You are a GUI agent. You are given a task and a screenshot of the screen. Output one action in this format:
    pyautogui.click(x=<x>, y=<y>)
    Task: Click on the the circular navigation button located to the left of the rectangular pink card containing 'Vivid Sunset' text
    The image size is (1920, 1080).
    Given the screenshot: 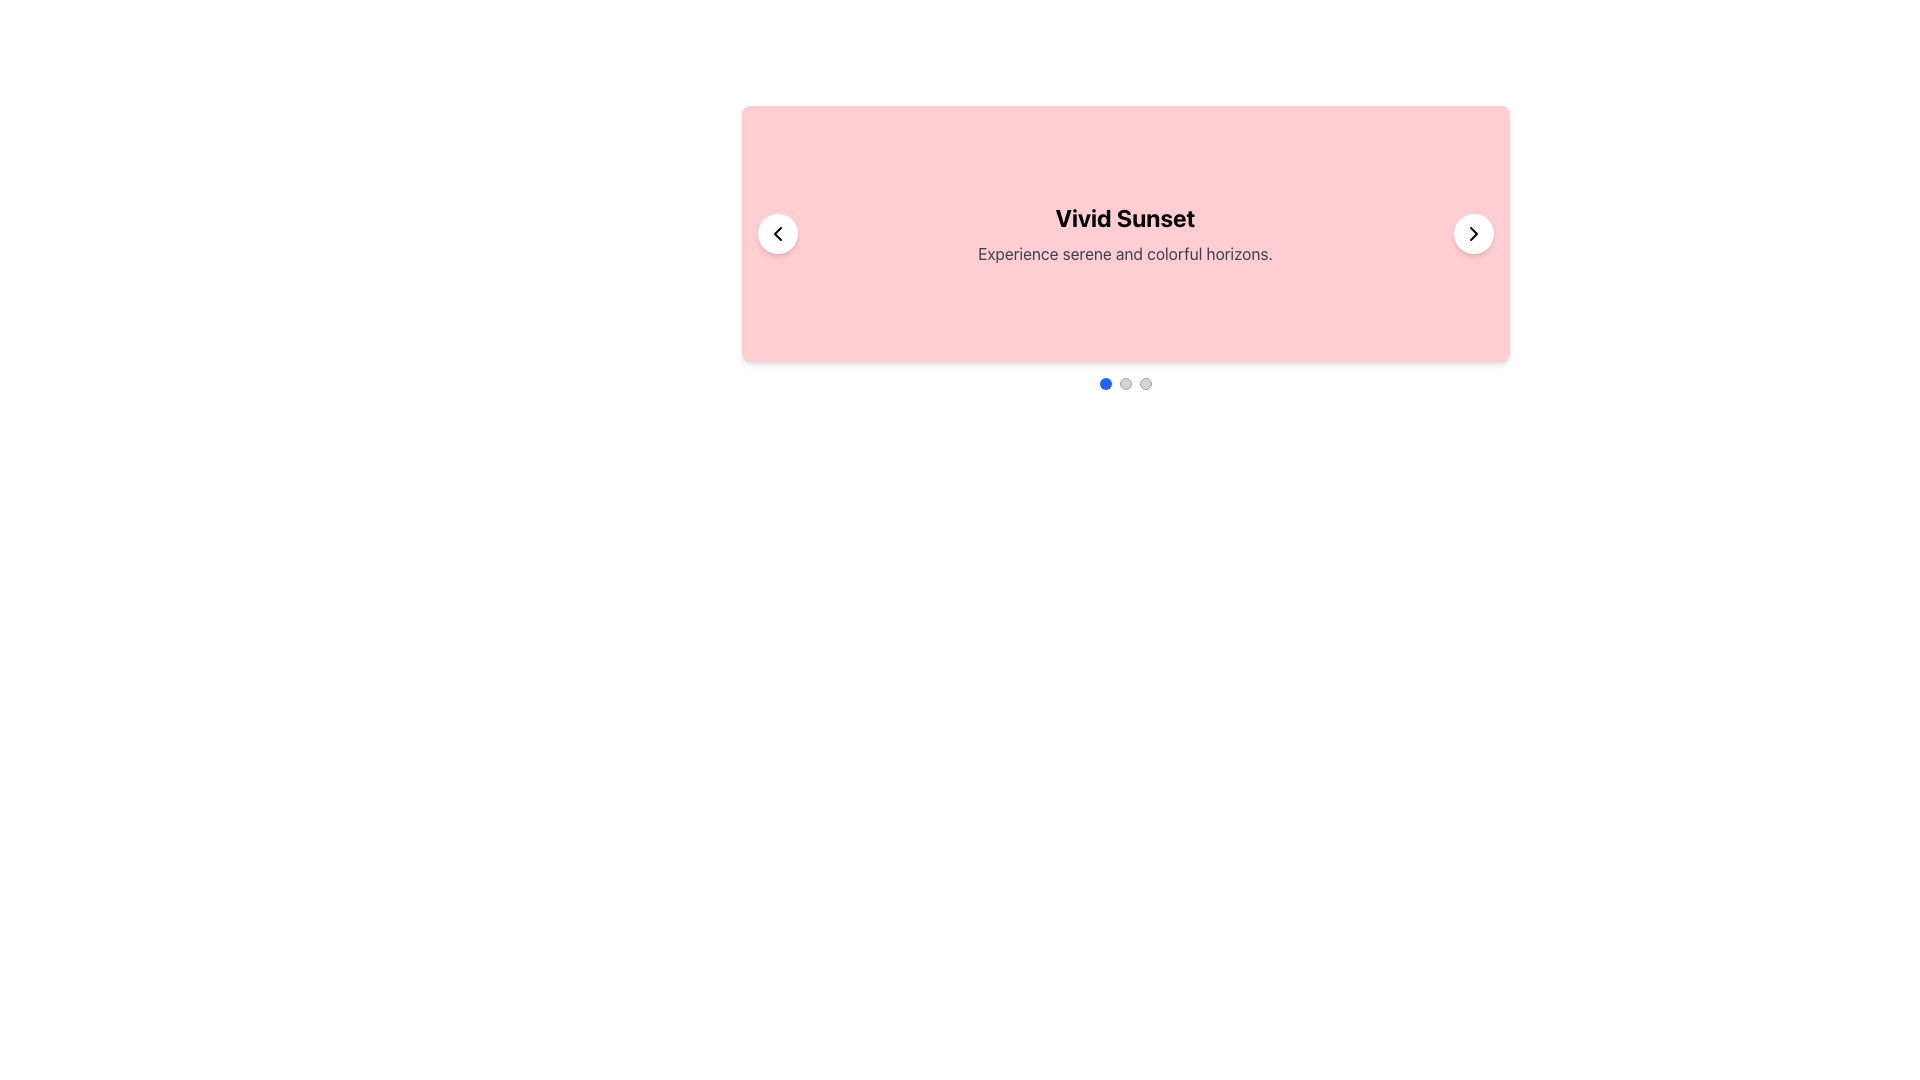 What is the action you would take?
    pyautogui.click(x=776, y=233)
    